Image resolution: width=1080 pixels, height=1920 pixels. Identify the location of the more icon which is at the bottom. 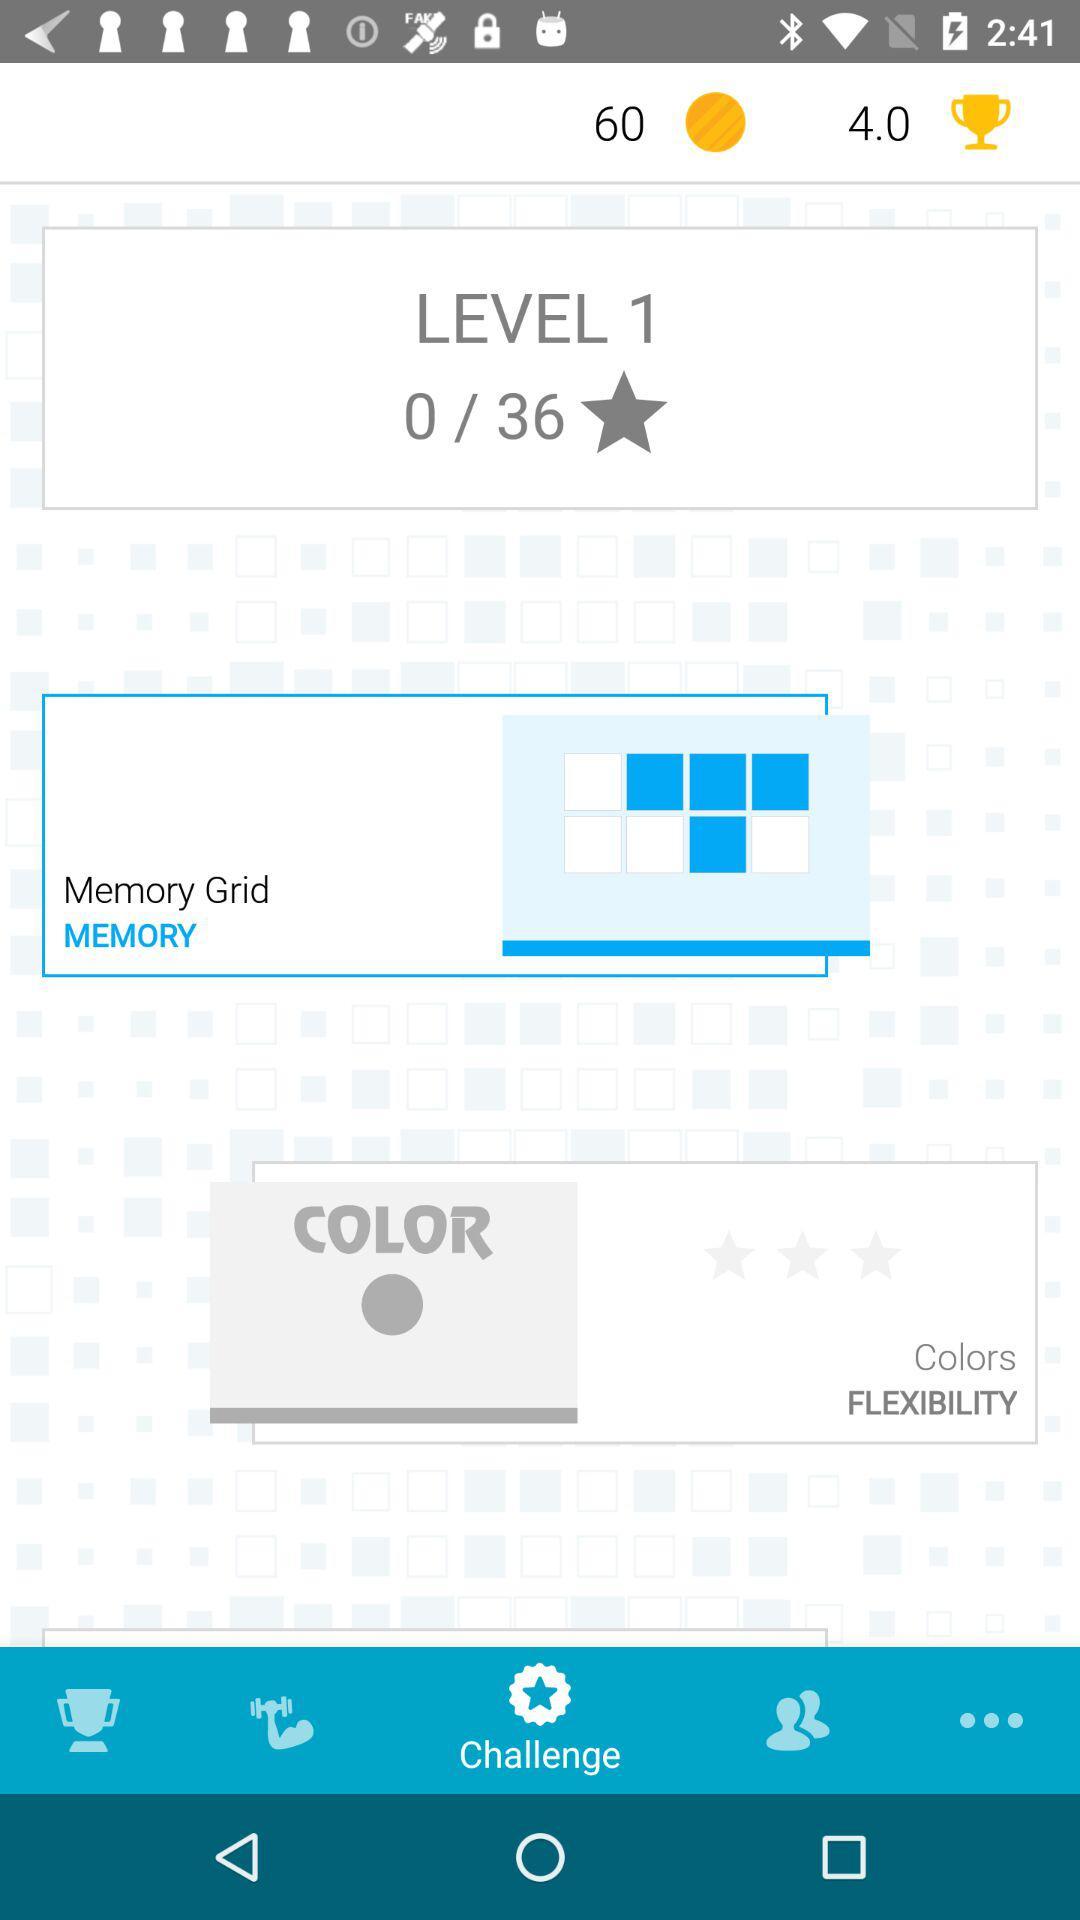
(986, 1719).